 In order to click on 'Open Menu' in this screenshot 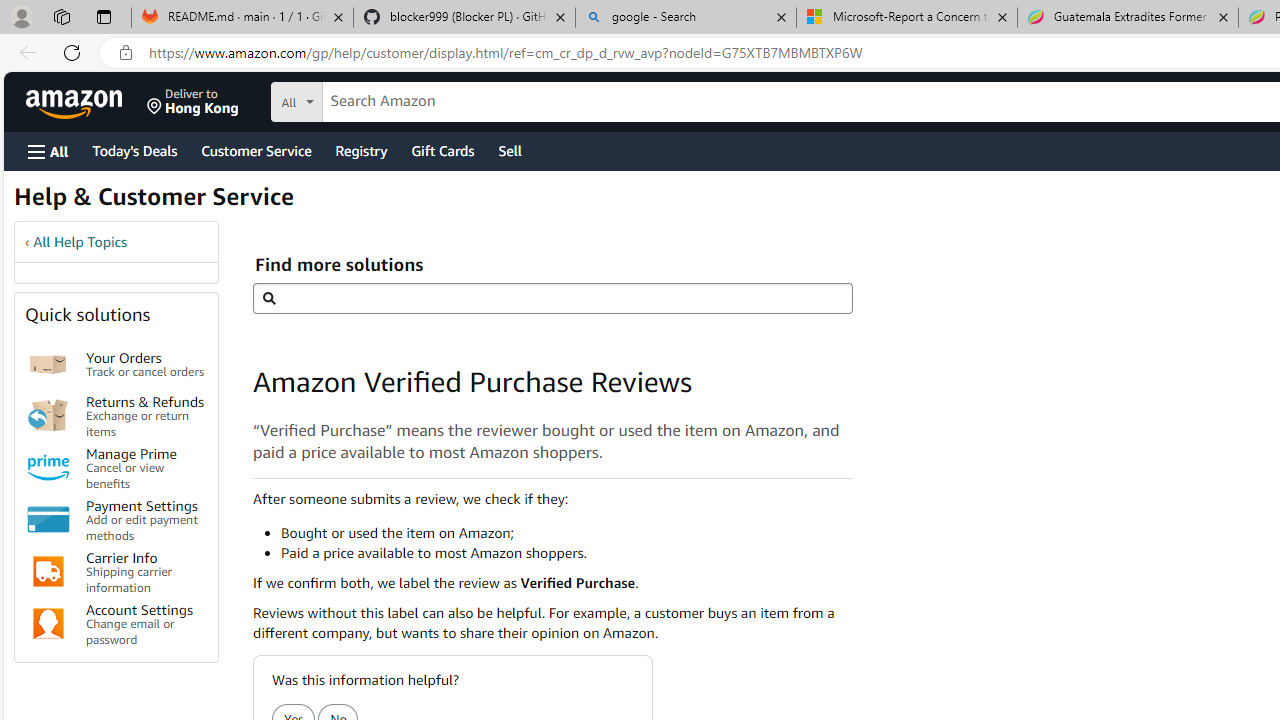, I will do `click(48, 150)`.